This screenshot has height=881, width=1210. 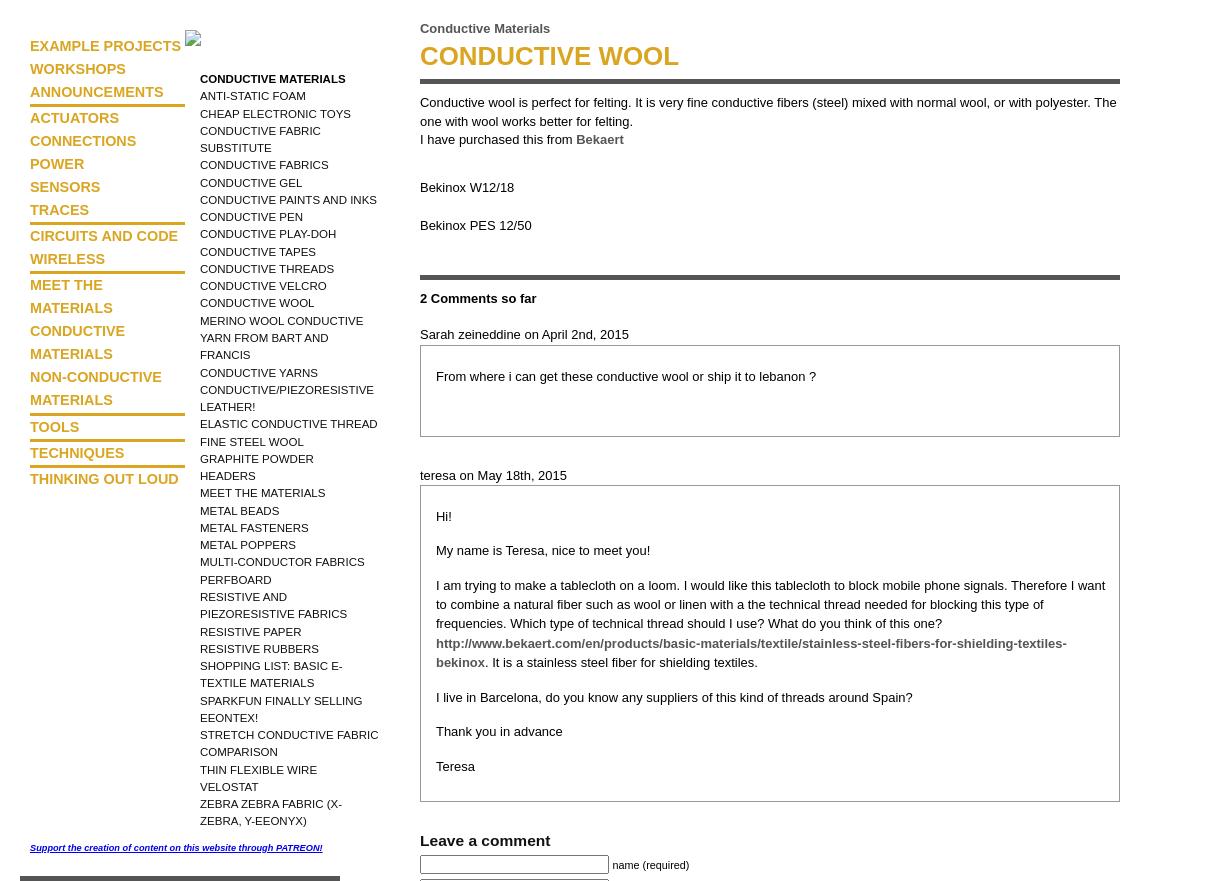 I want to click on 'Velostat', so click(x=228, y=786).